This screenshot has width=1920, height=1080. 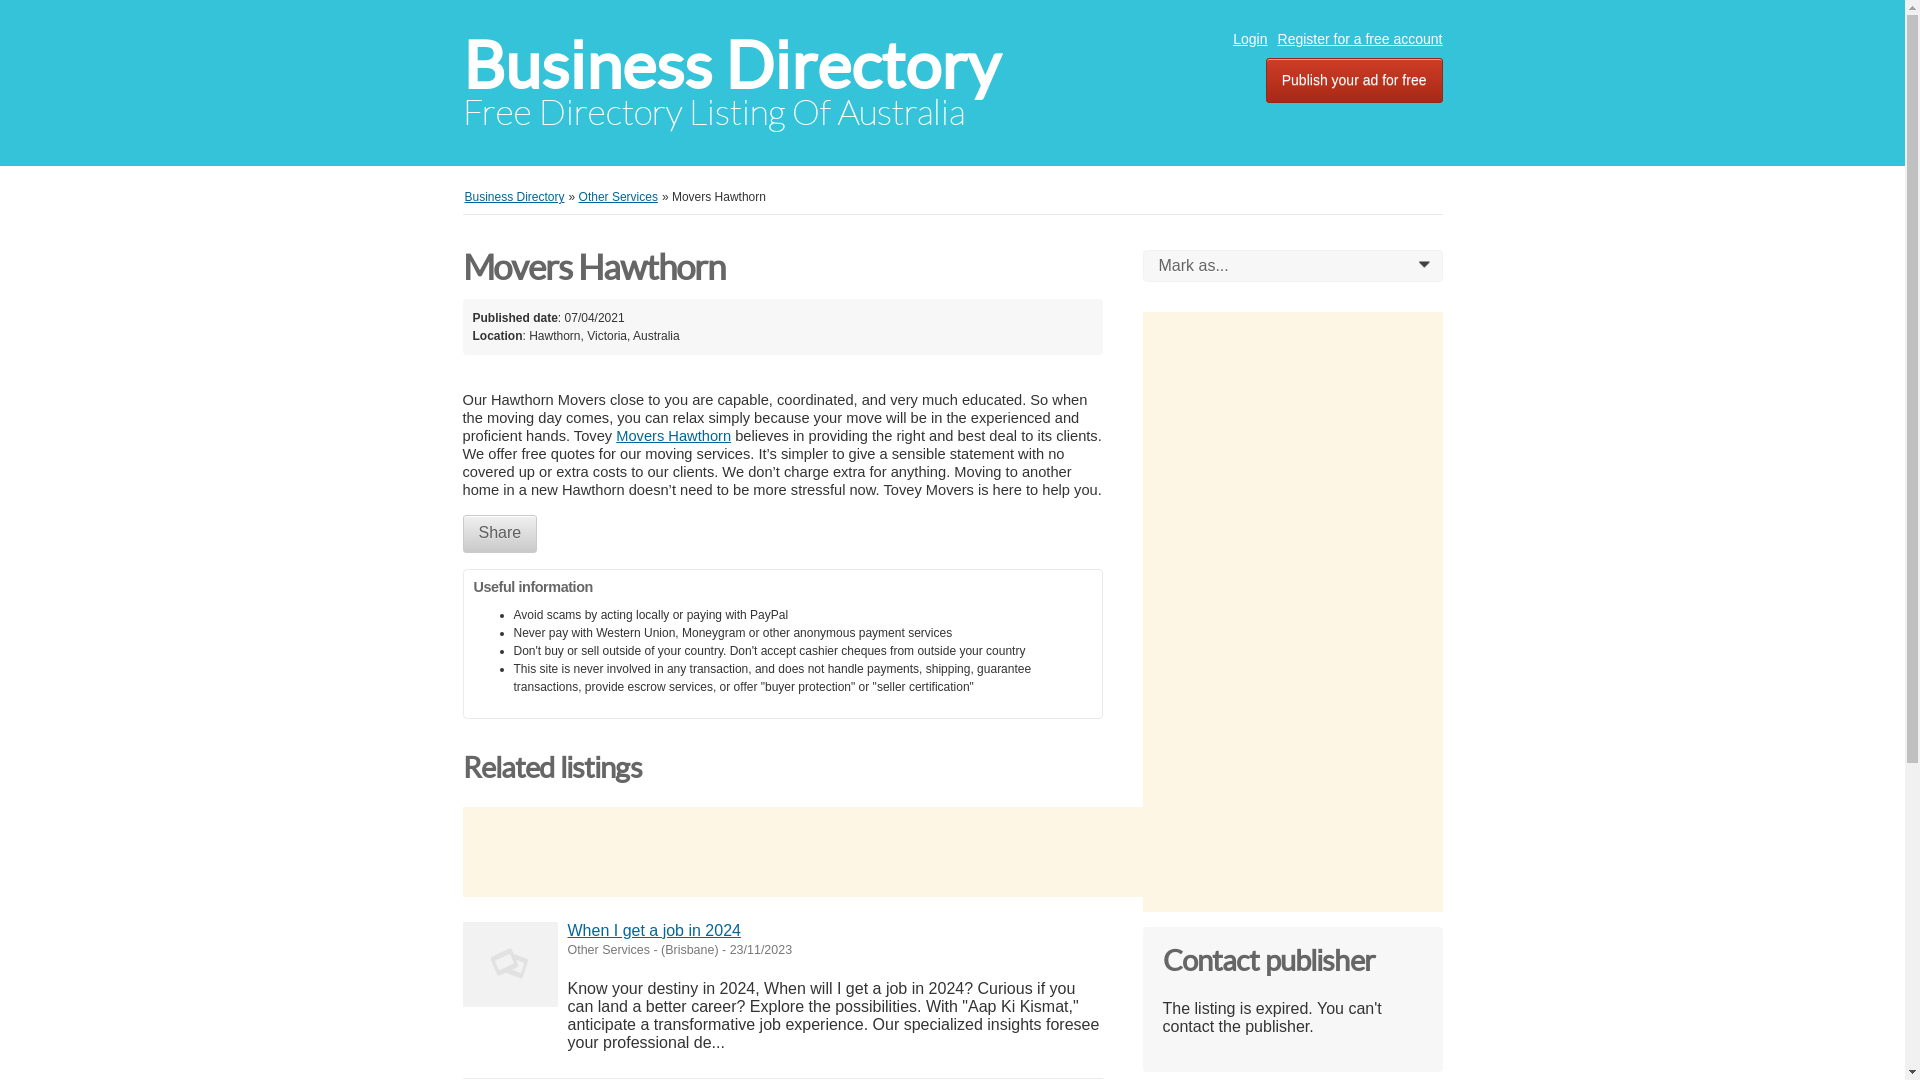 I want to click on 'Business Directory', so click(x=729, y=64).